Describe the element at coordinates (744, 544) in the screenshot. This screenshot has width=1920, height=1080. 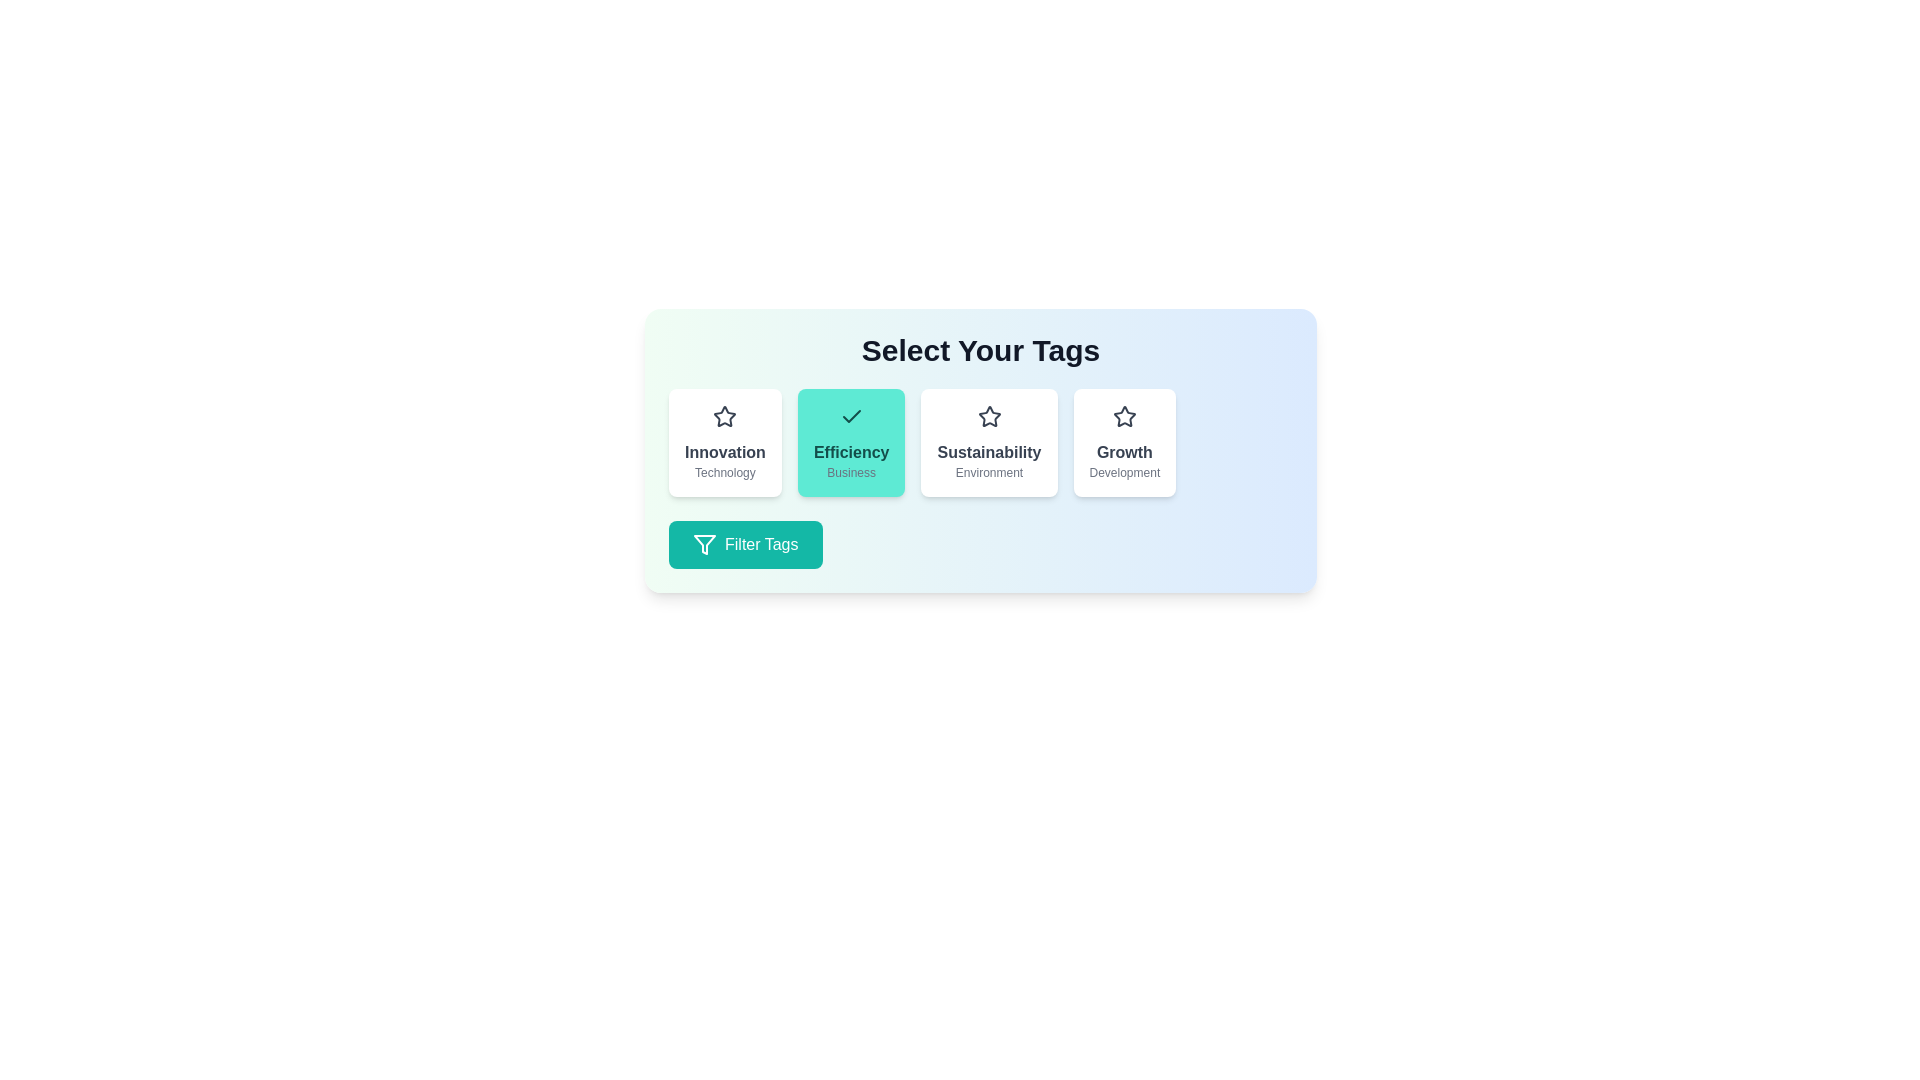
I see `the 'Filter Tags' button to trigger the filtering functionality` at that location.